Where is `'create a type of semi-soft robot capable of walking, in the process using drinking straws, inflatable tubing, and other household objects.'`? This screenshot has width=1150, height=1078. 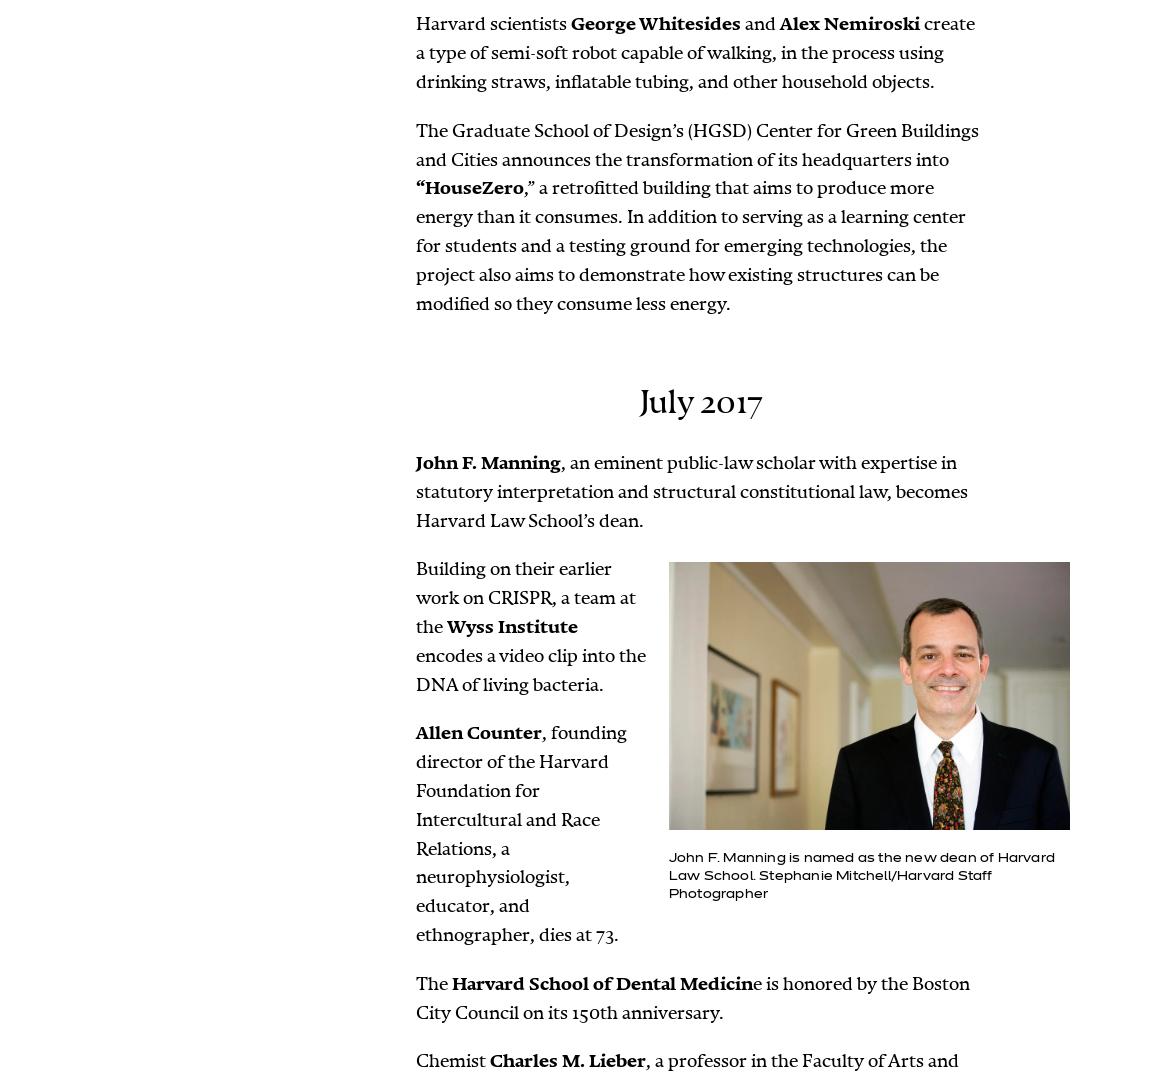 'create a type of semi-soft robot capable of walking, in the process using drinking straws, inflatable tubing, and other household objects.' is located at coordinates (694, 53).